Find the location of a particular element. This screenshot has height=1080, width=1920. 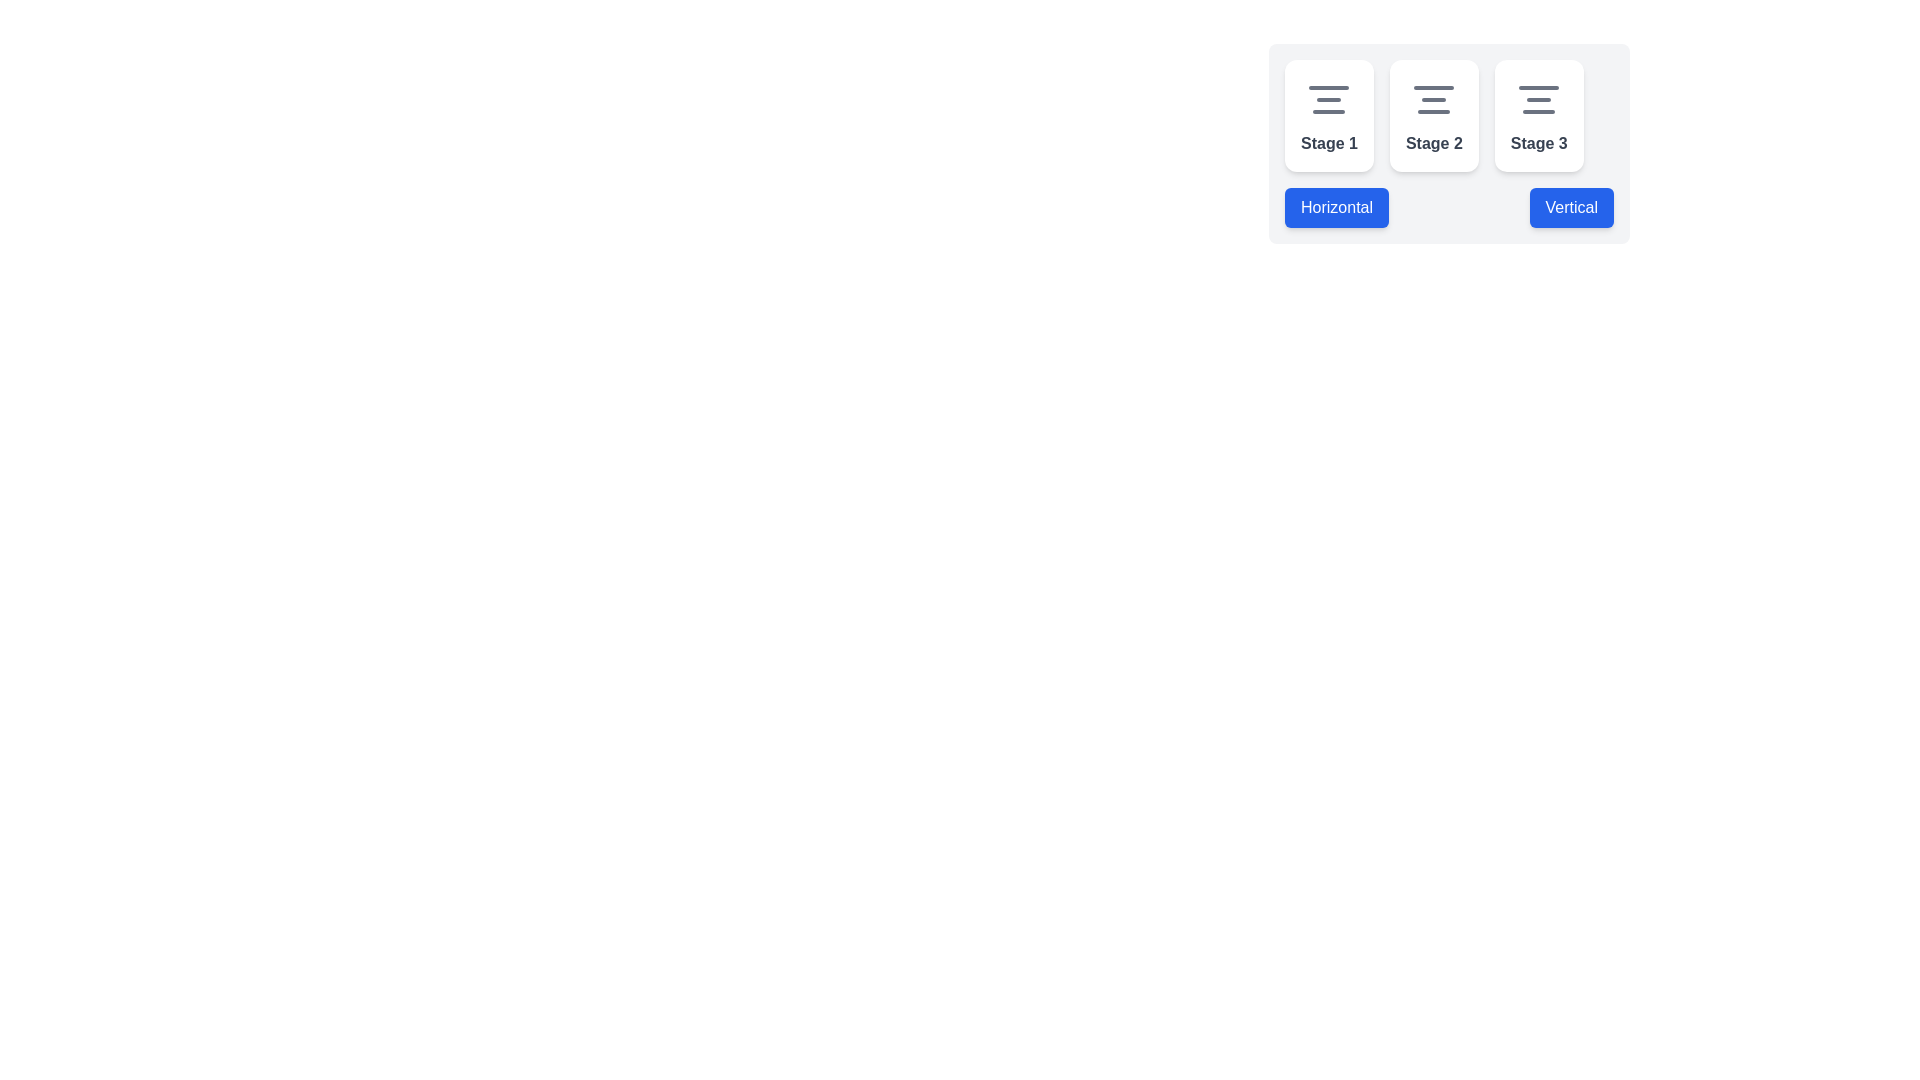

the horizontally aligned group of stage boxes labeled 'Stage 1', 'Stage 2', and 'Stage 3' is located at coordinates (1449, 115).